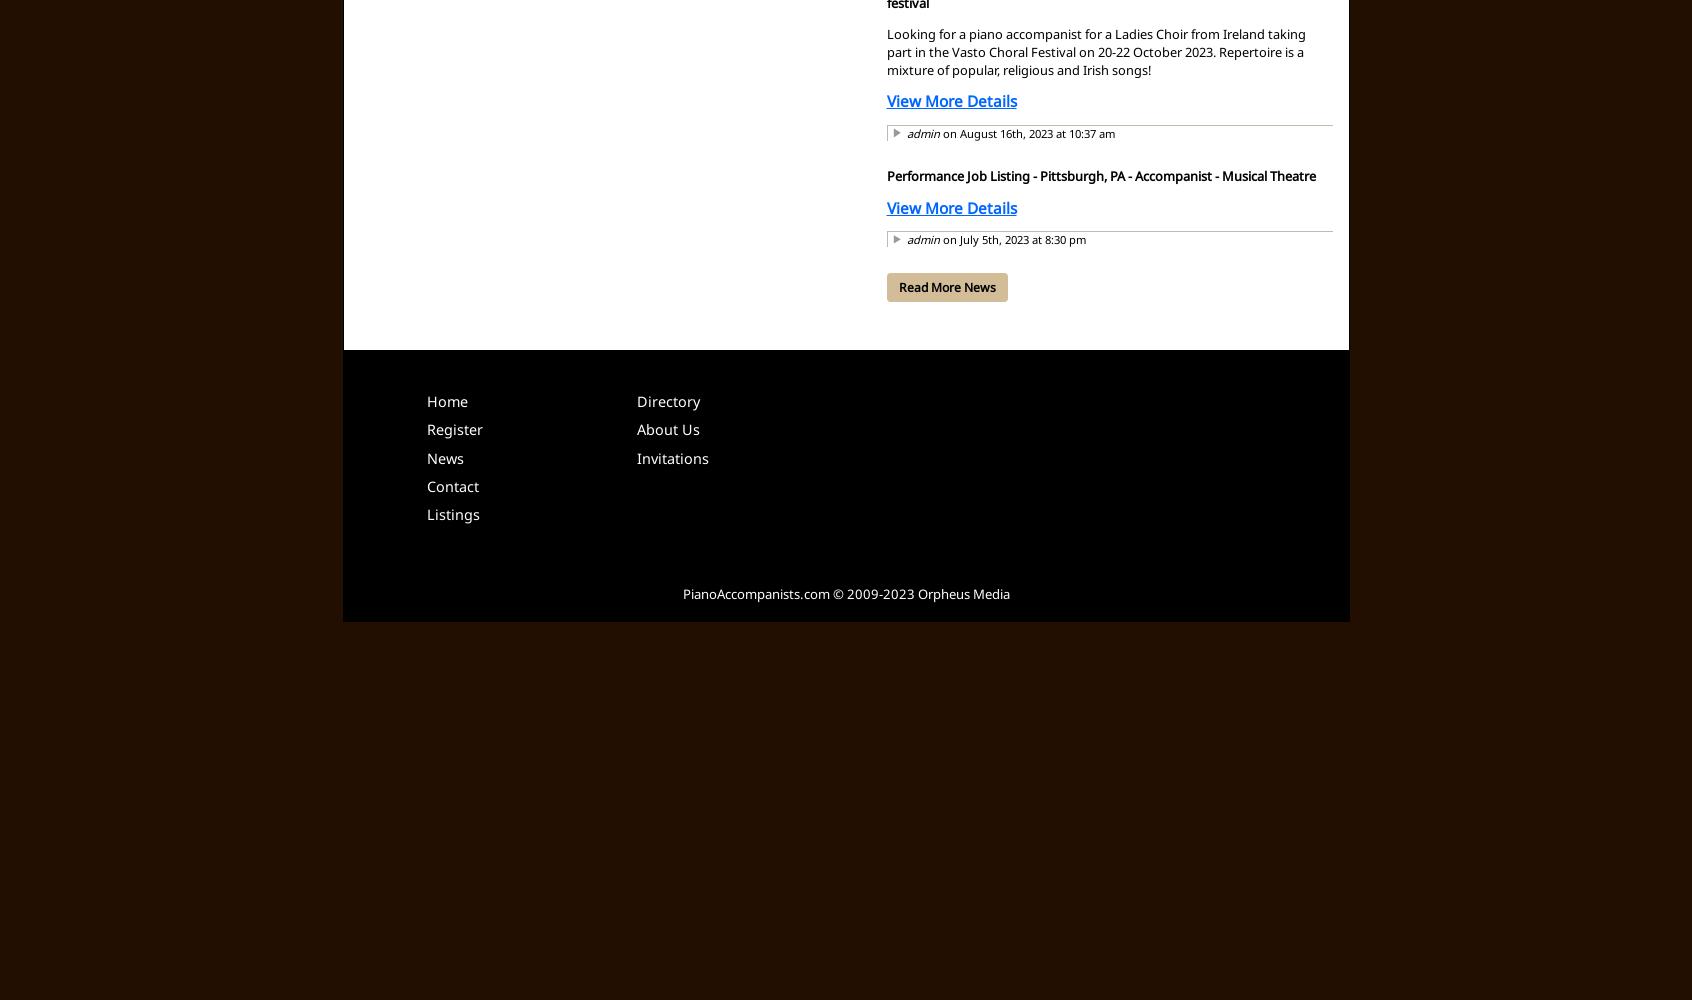 The height and width of the screenshot is (1000, 1692). Describe the element at coordinates (444, 456) in the screenshot. I see `'News'` at that location.